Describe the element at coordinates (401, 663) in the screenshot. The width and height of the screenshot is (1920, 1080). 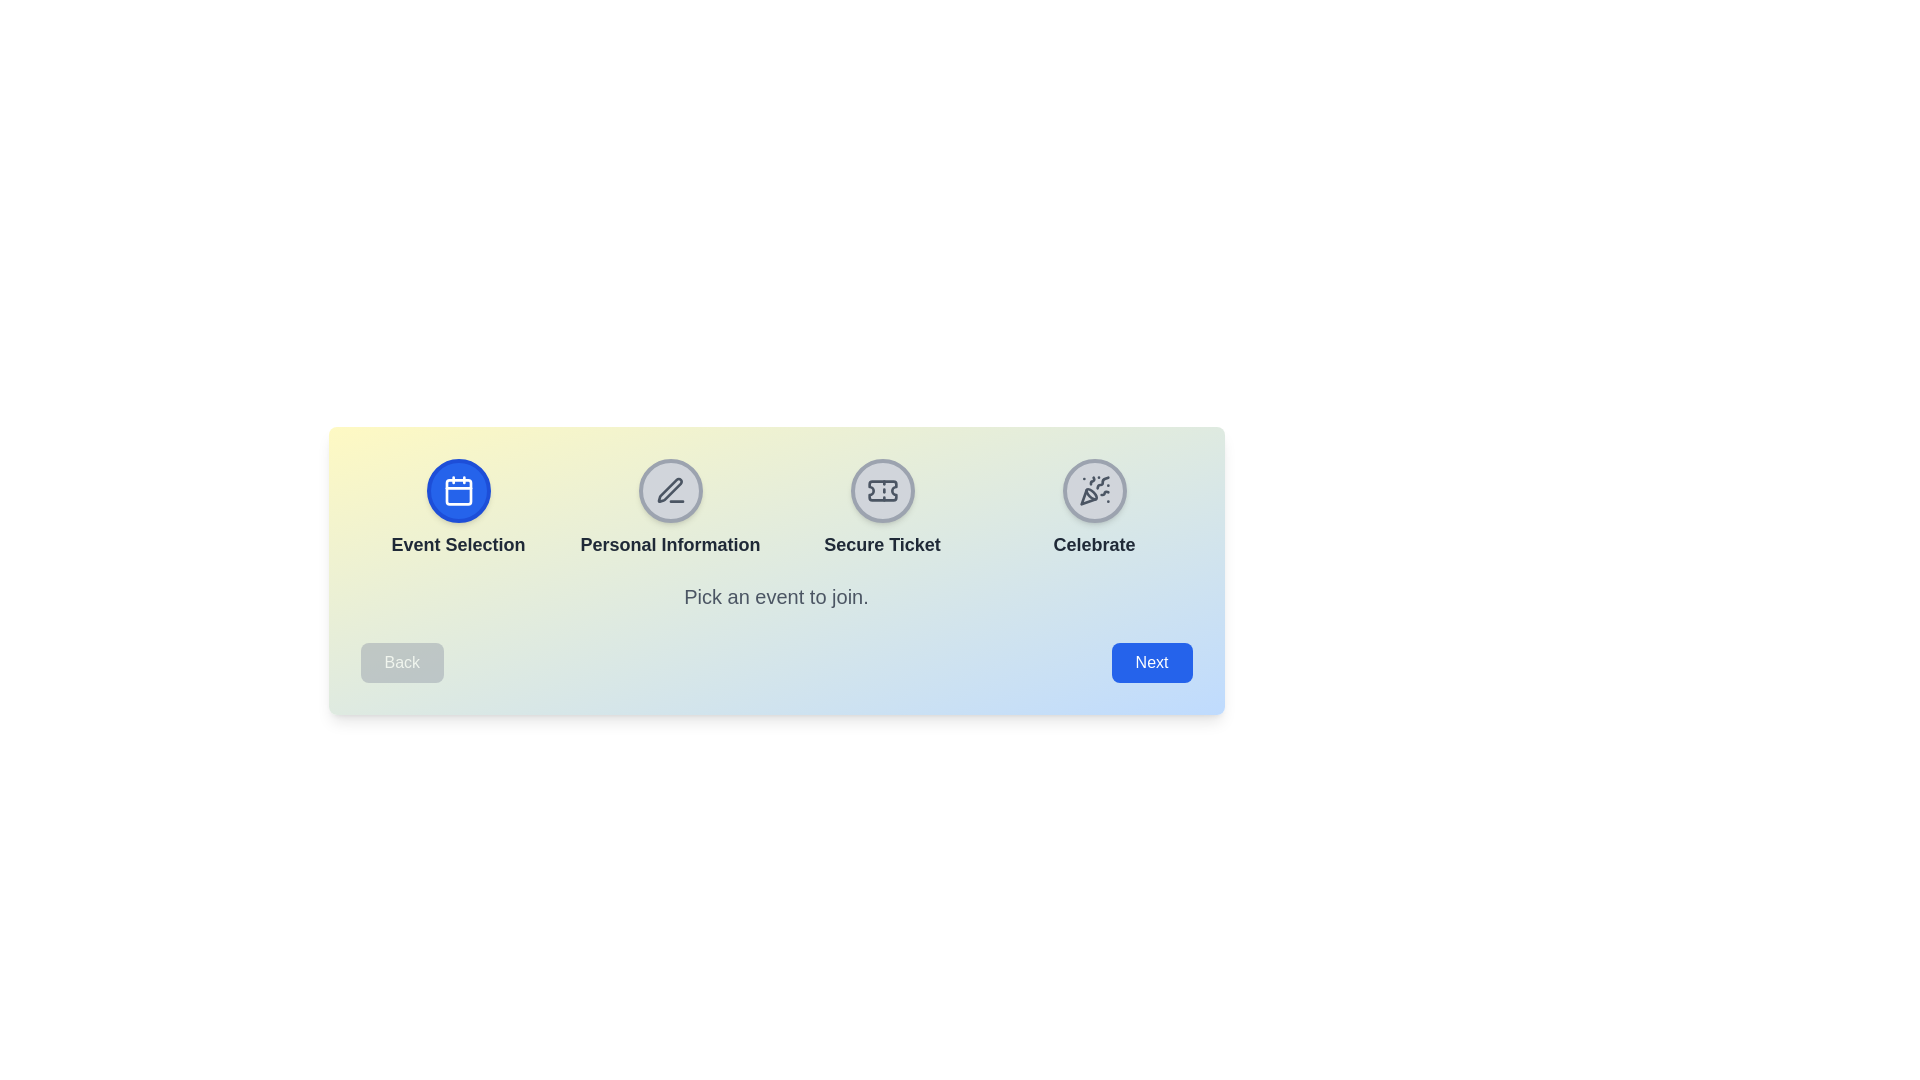
I see `'Back' button to return to the previous step` at that location.